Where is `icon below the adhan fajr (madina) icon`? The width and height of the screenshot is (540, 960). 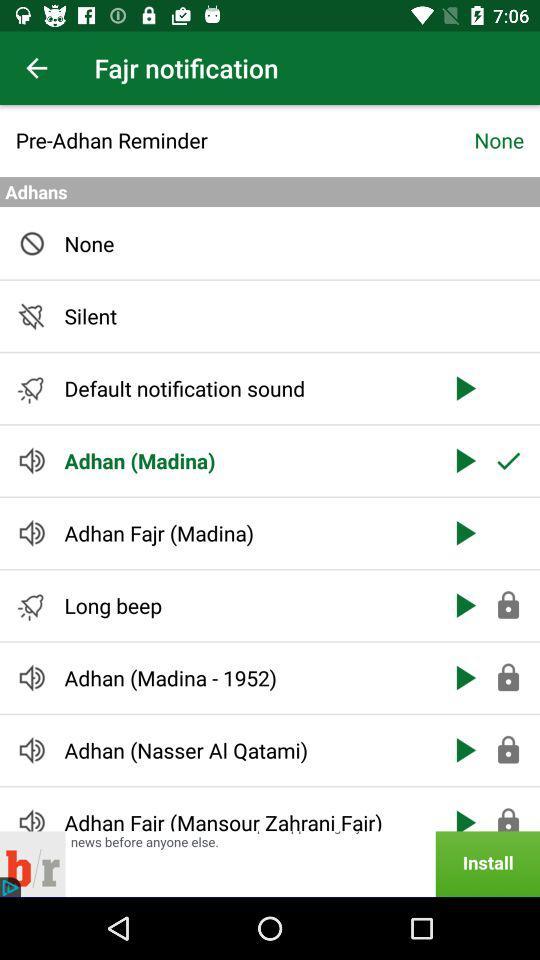 icon below the adhan fajr (madina) icon is located at coordinates (245, 604).